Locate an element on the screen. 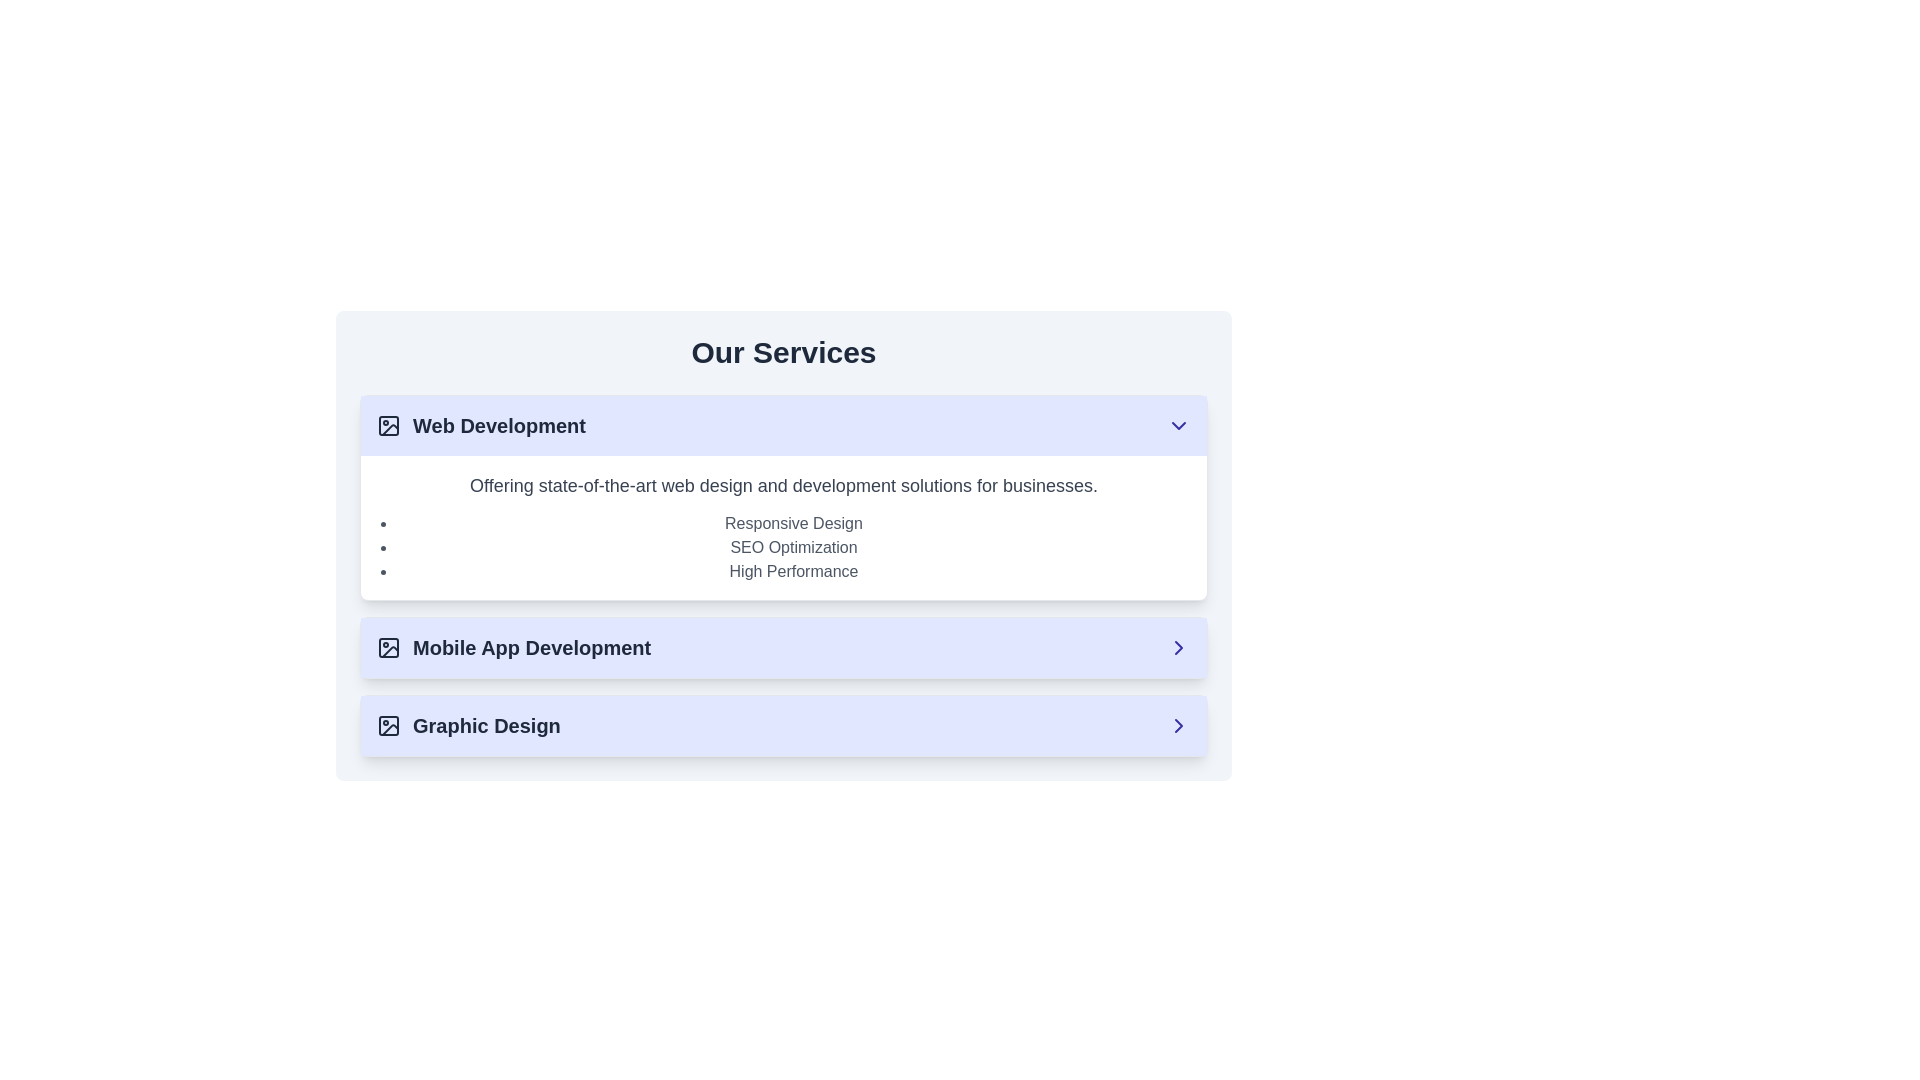 This screenshot has width=1920, height=1080. the downward chevron arrow icon located at the right side of the 'Web Development' section's header is located at coordinates (1179, 424).